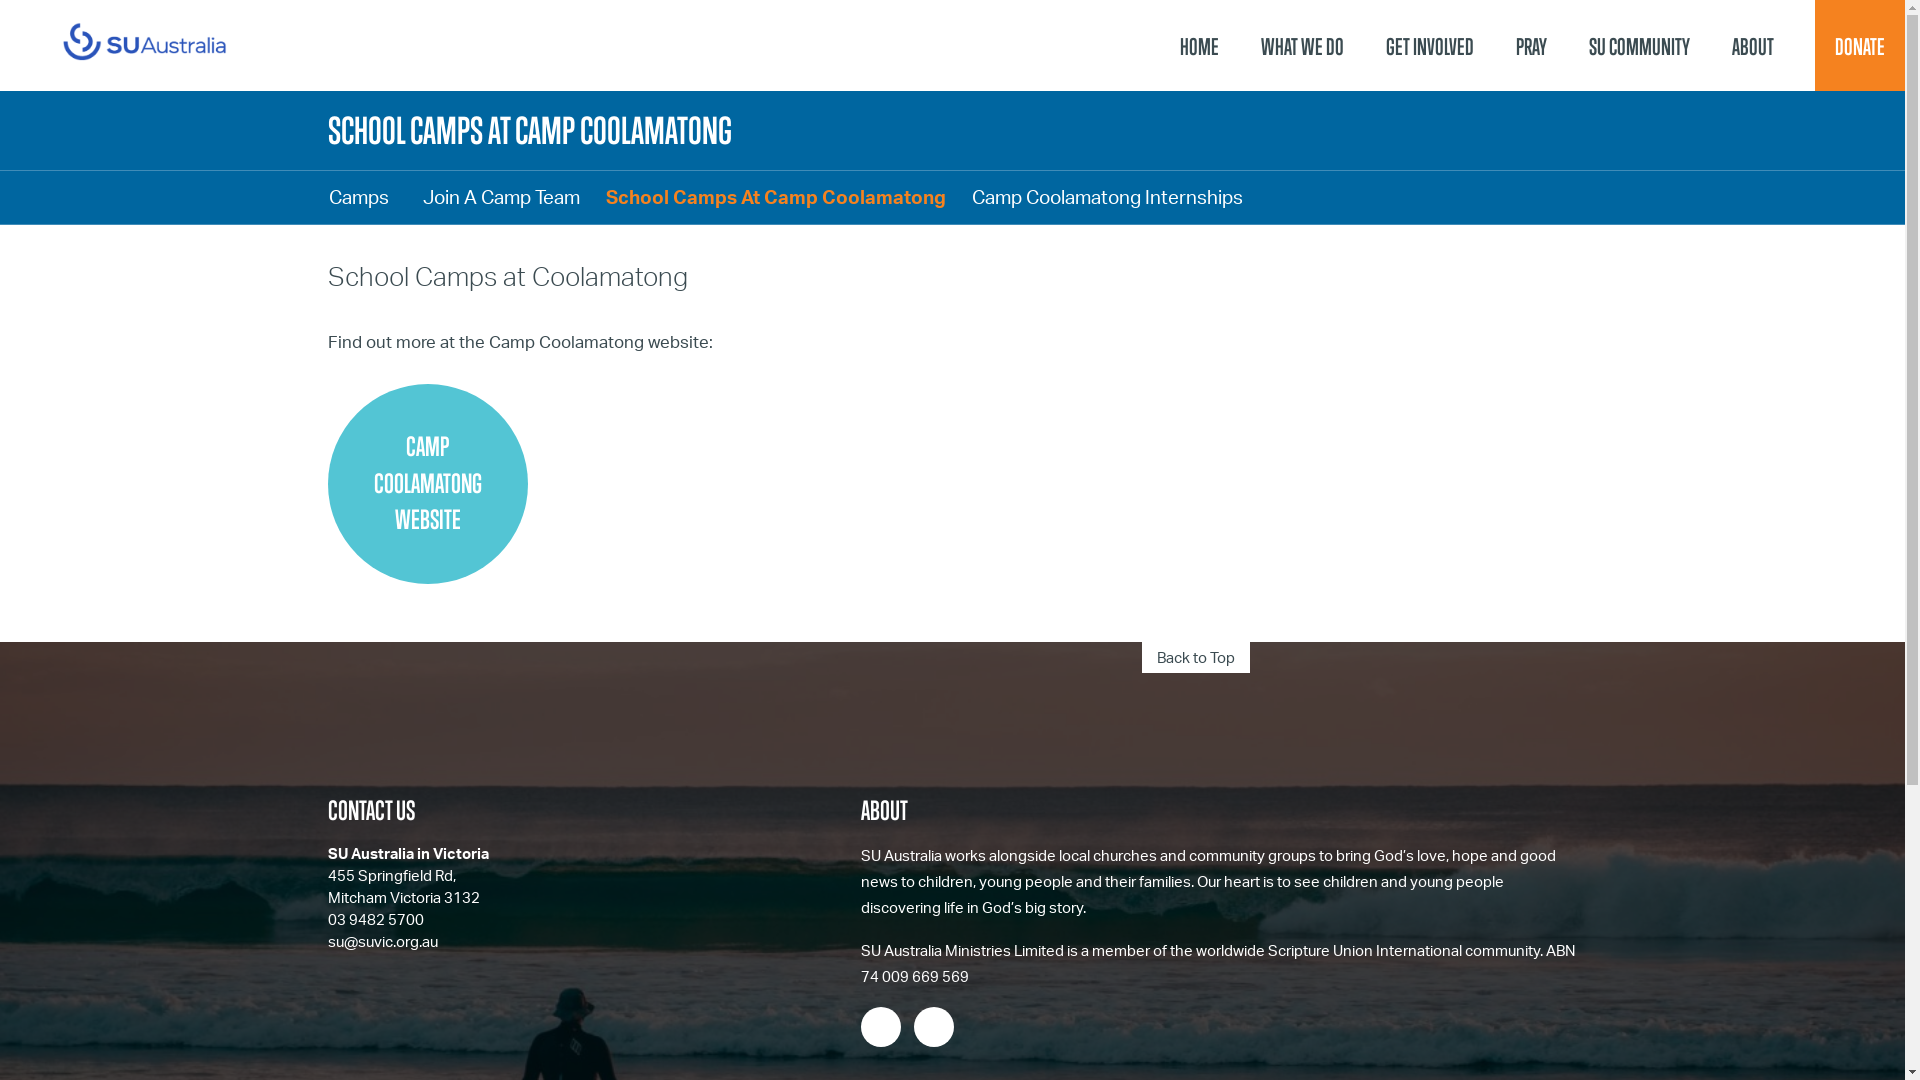  What do you see at coordinates (1429, 45) in the screenshot?
I see `'GET INVOLVED'` at bounding box center [1429, 45].